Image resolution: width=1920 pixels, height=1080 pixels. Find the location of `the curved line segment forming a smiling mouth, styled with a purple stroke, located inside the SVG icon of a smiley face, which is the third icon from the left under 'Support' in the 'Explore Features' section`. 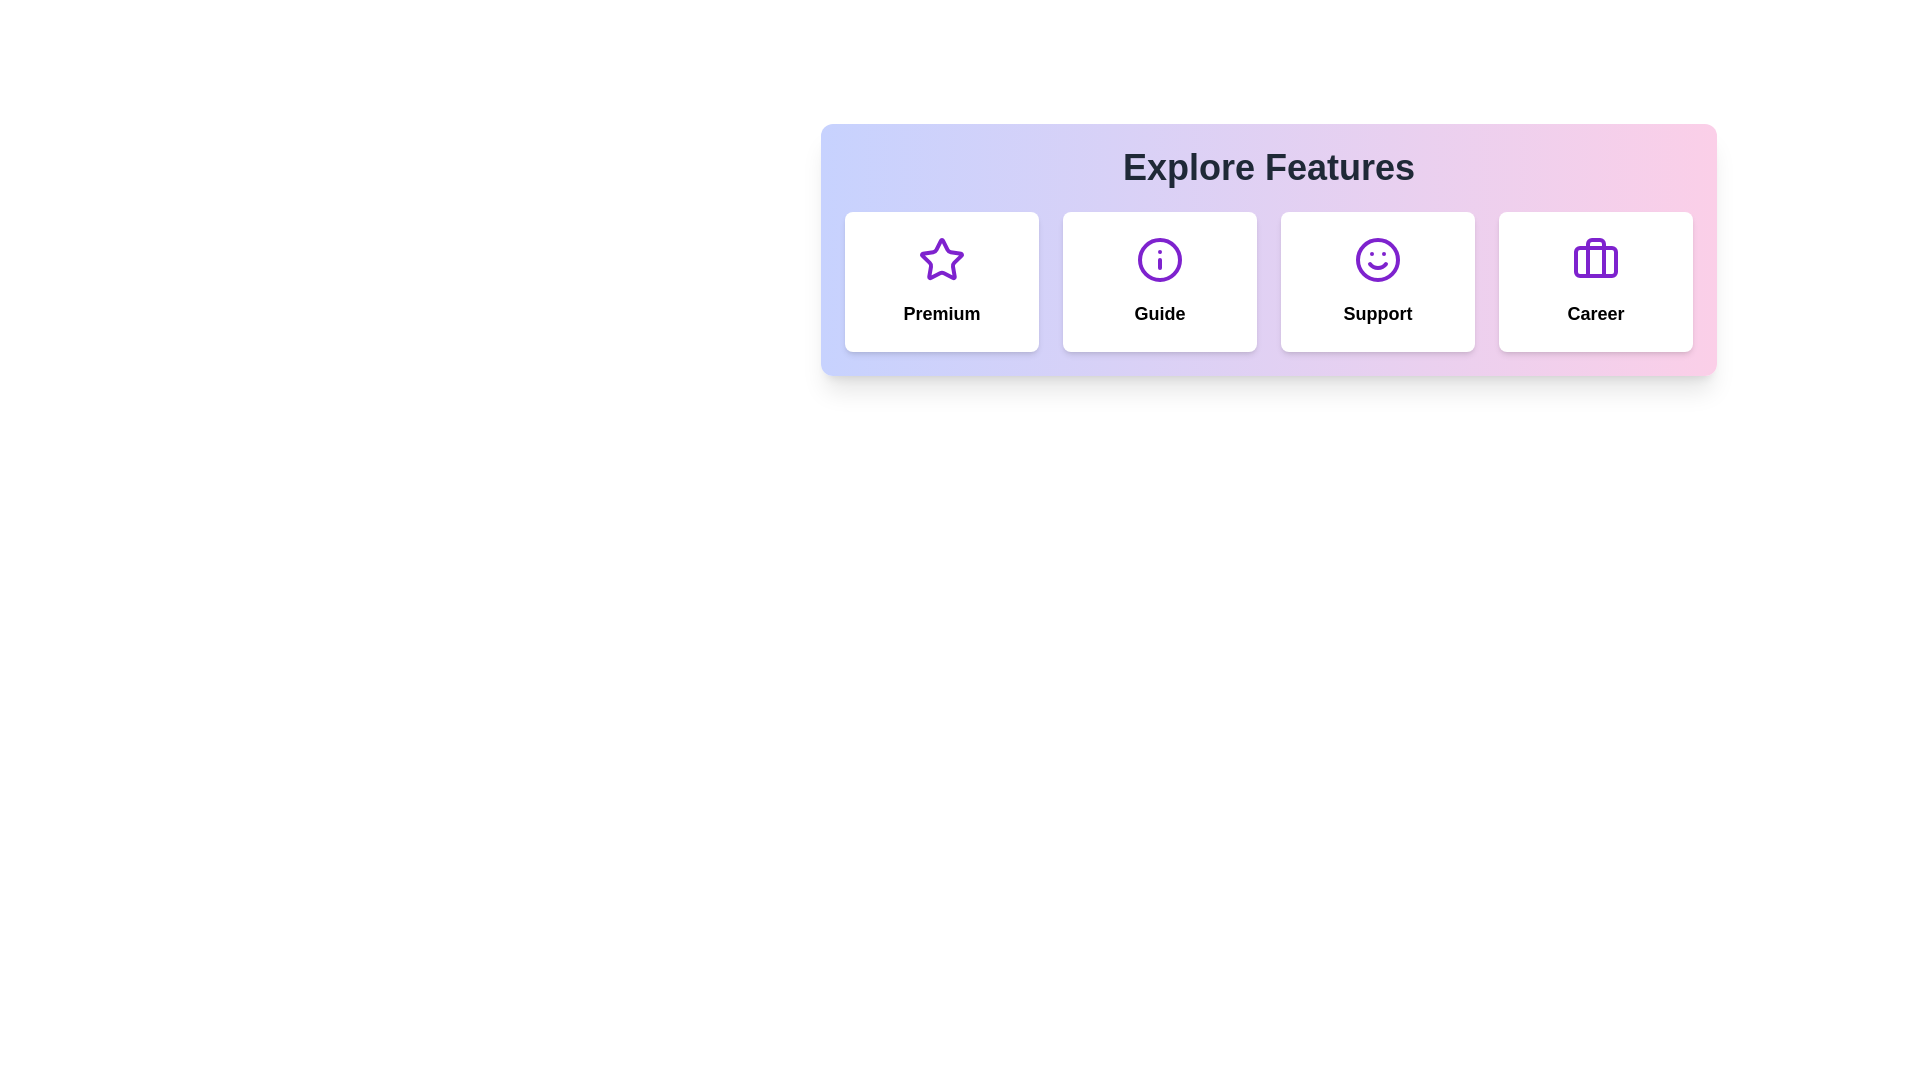

the curved line segment forming a smiling mouth, styled with a purple stroke, located inside the SVG icon of a smiley face, which is the third icon from the left under 'Support' in the 'Explore Features' section is located at coordinates (1376, 265).